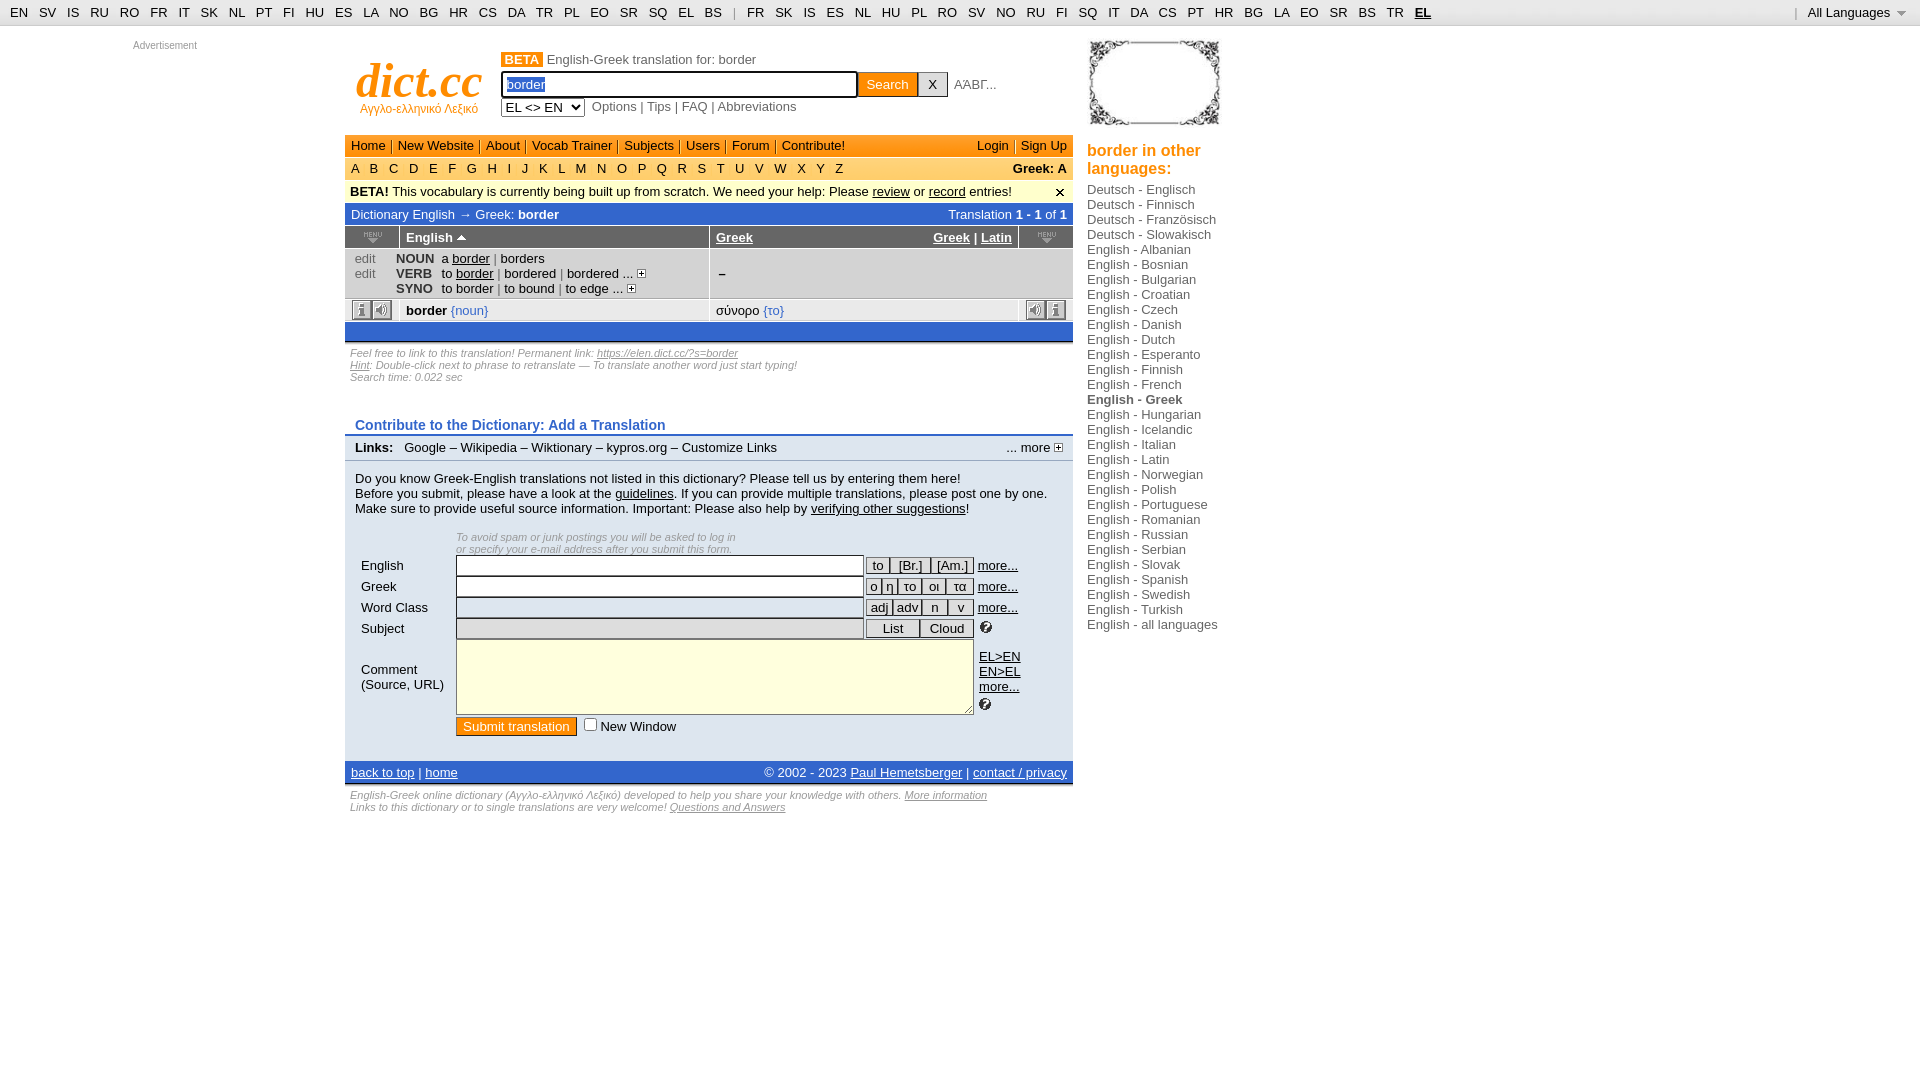 This screenshot has width=1920, height=1080. What do you see at coordinates (831, 167) in the screenshot?
I see `'Z'` at bounding box center [831, 167].